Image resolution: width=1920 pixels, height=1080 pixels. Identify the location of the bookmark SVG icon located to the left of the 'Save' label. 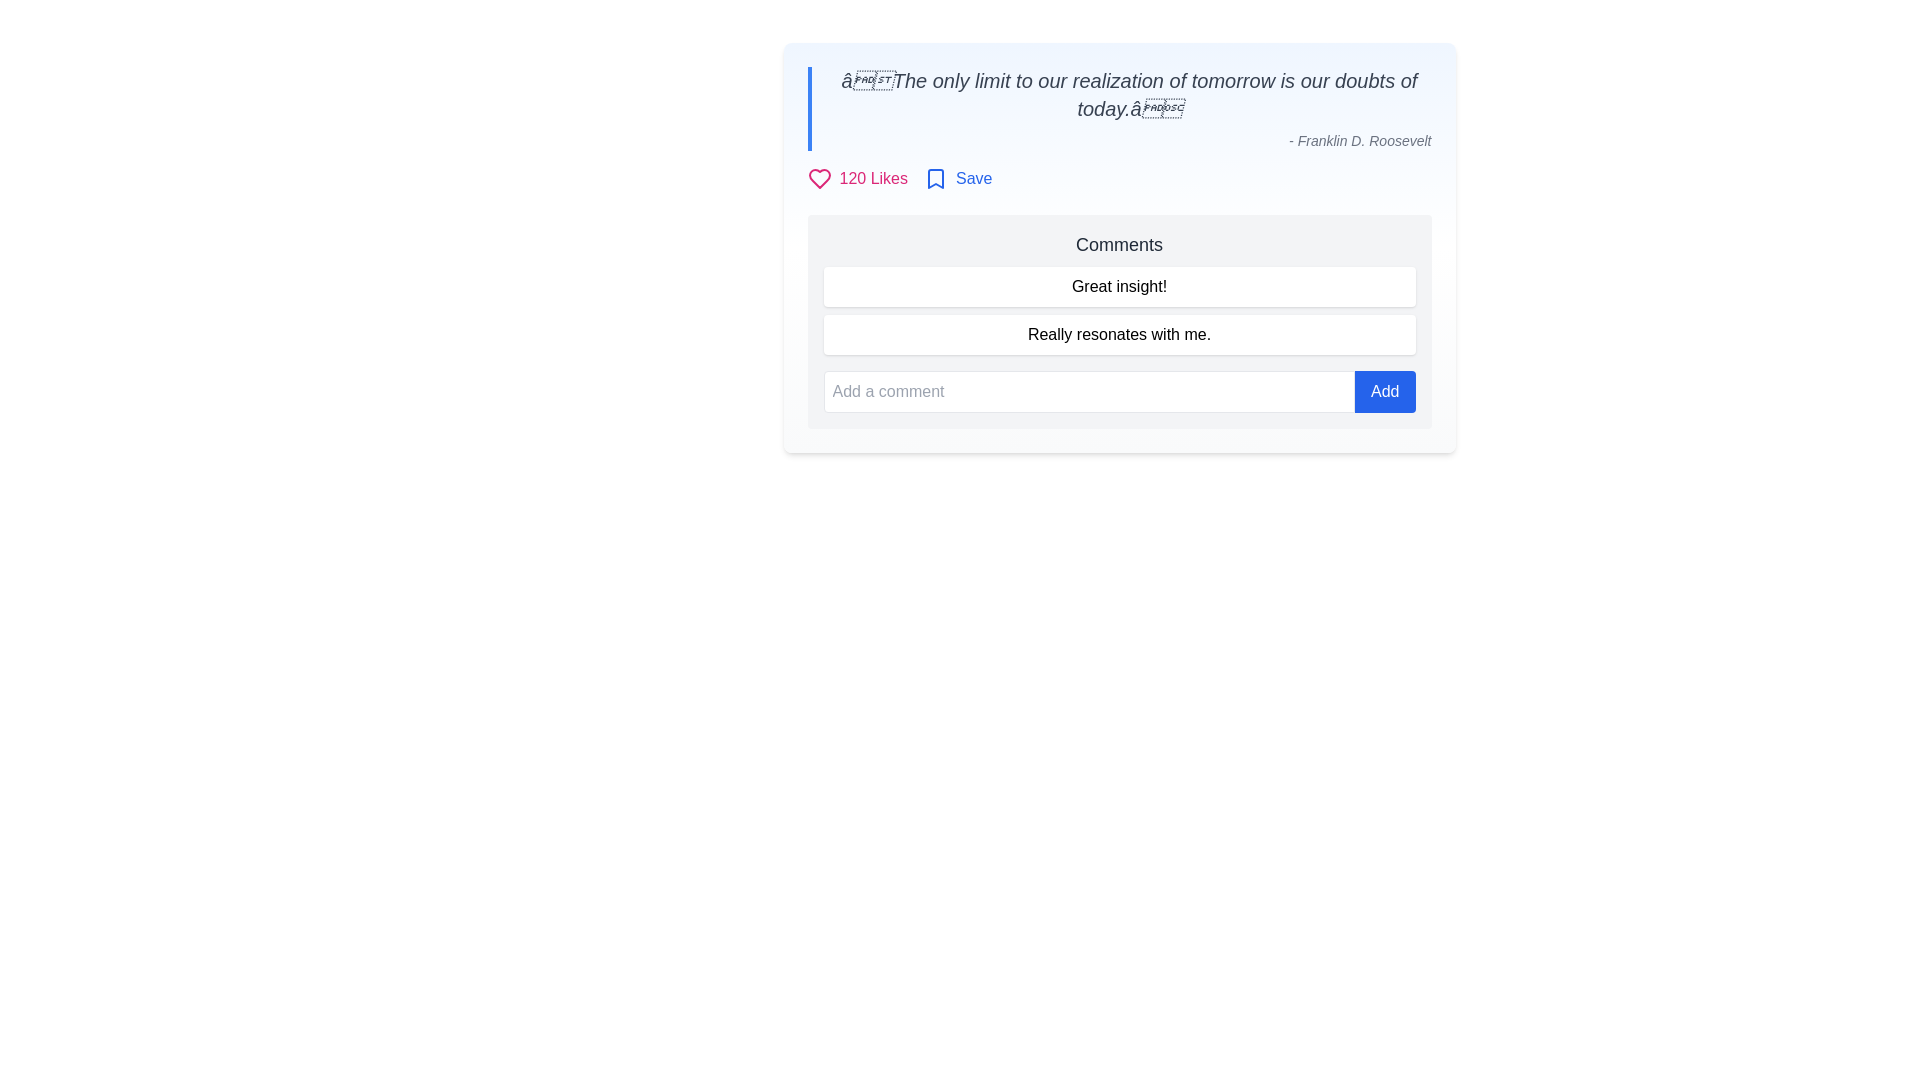
(935, 177).